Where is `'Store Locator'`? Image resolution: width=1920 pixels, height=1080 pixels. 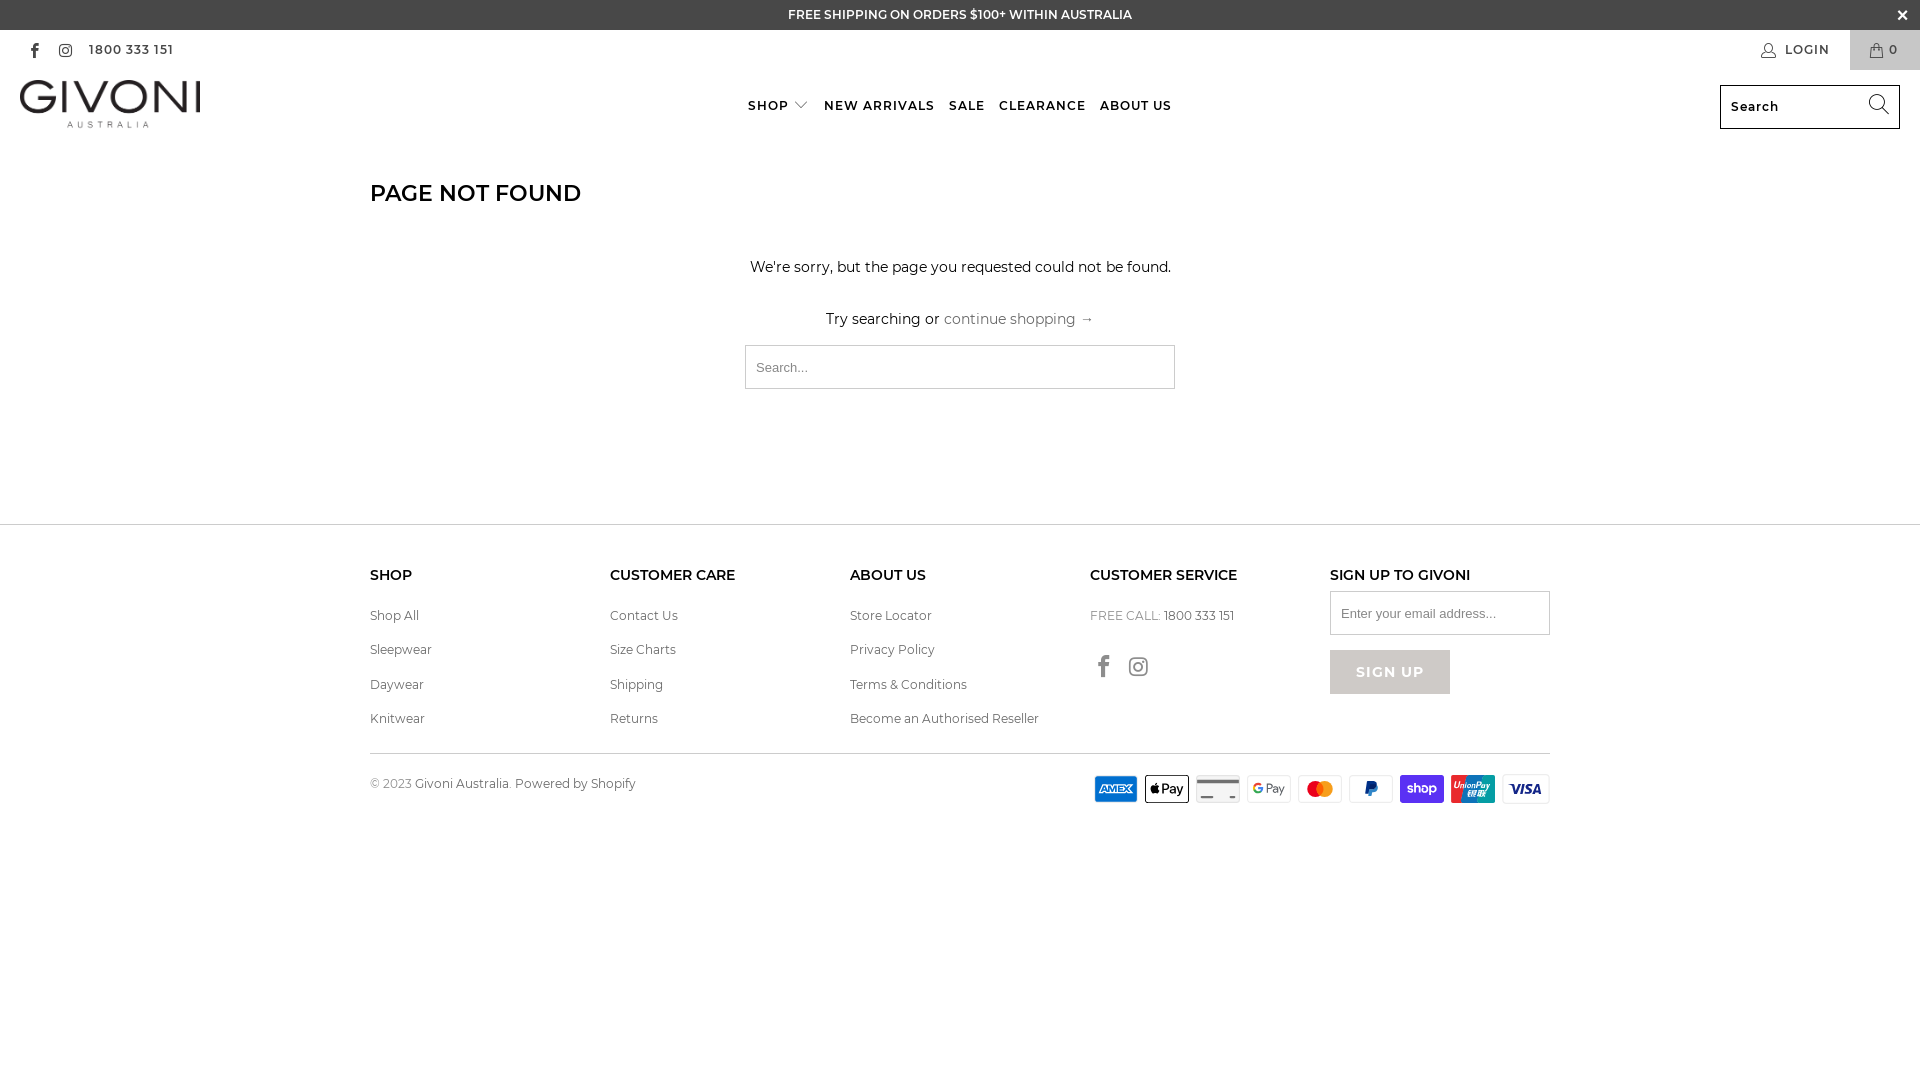
'Store Locator' is located at coordinates (849, 614).